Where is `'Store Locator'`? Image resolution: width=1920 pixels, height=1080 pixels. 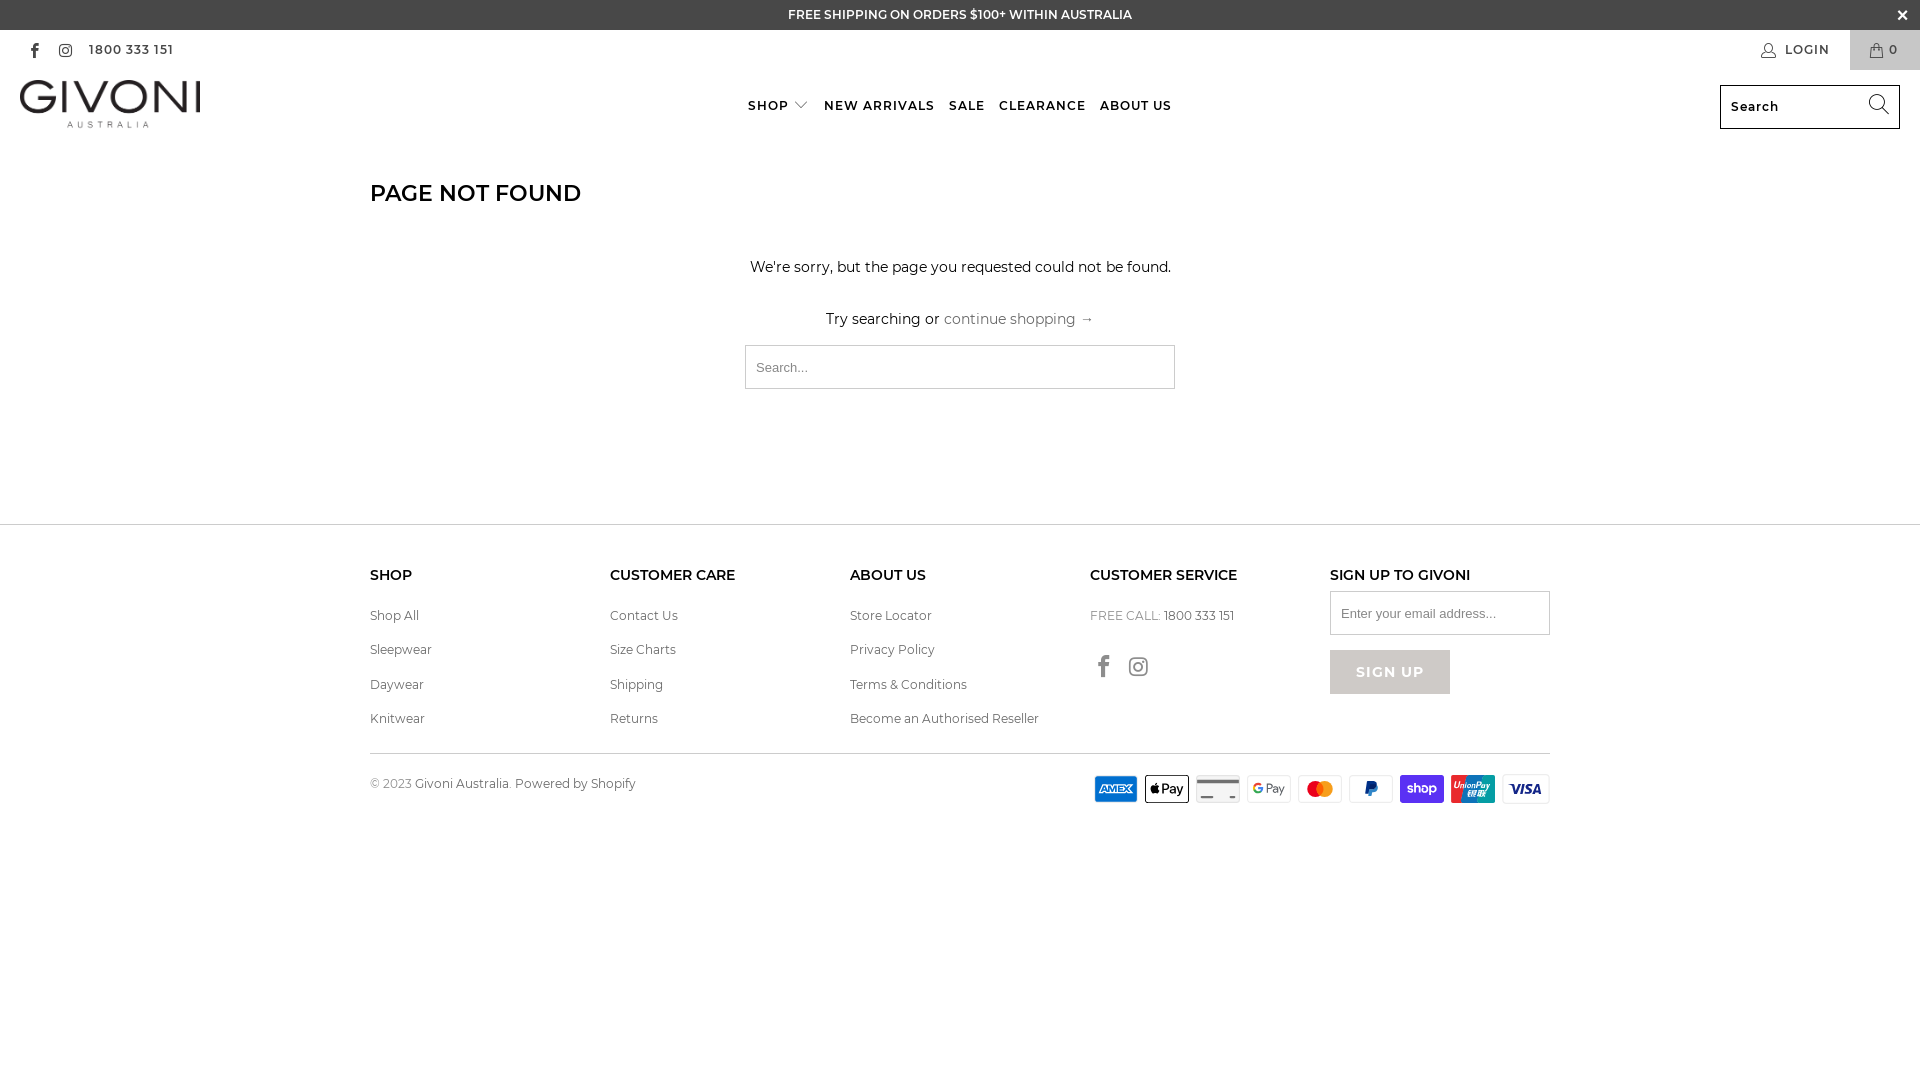
'Store Locator' is located at coordinates (849, 614).